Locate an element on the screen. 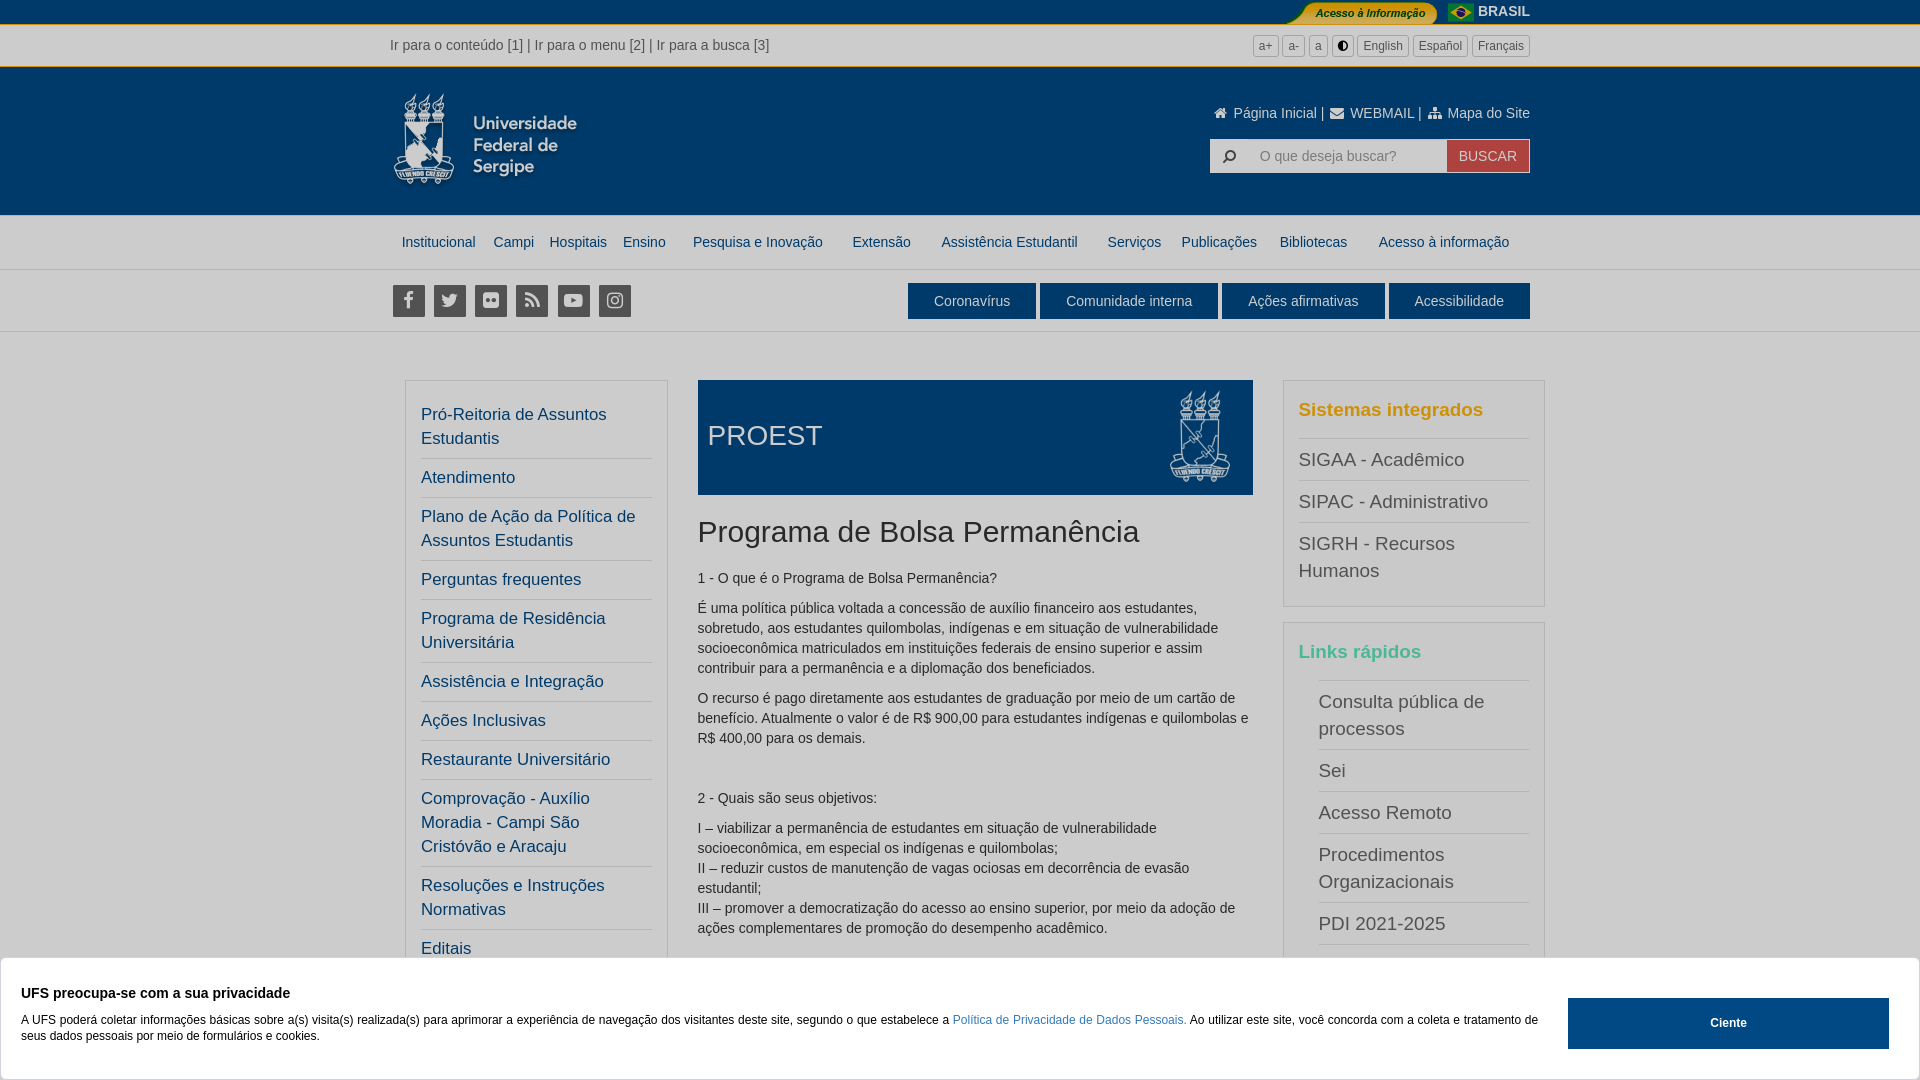  'BUSCAR' is located at coordinates (1488, 154).